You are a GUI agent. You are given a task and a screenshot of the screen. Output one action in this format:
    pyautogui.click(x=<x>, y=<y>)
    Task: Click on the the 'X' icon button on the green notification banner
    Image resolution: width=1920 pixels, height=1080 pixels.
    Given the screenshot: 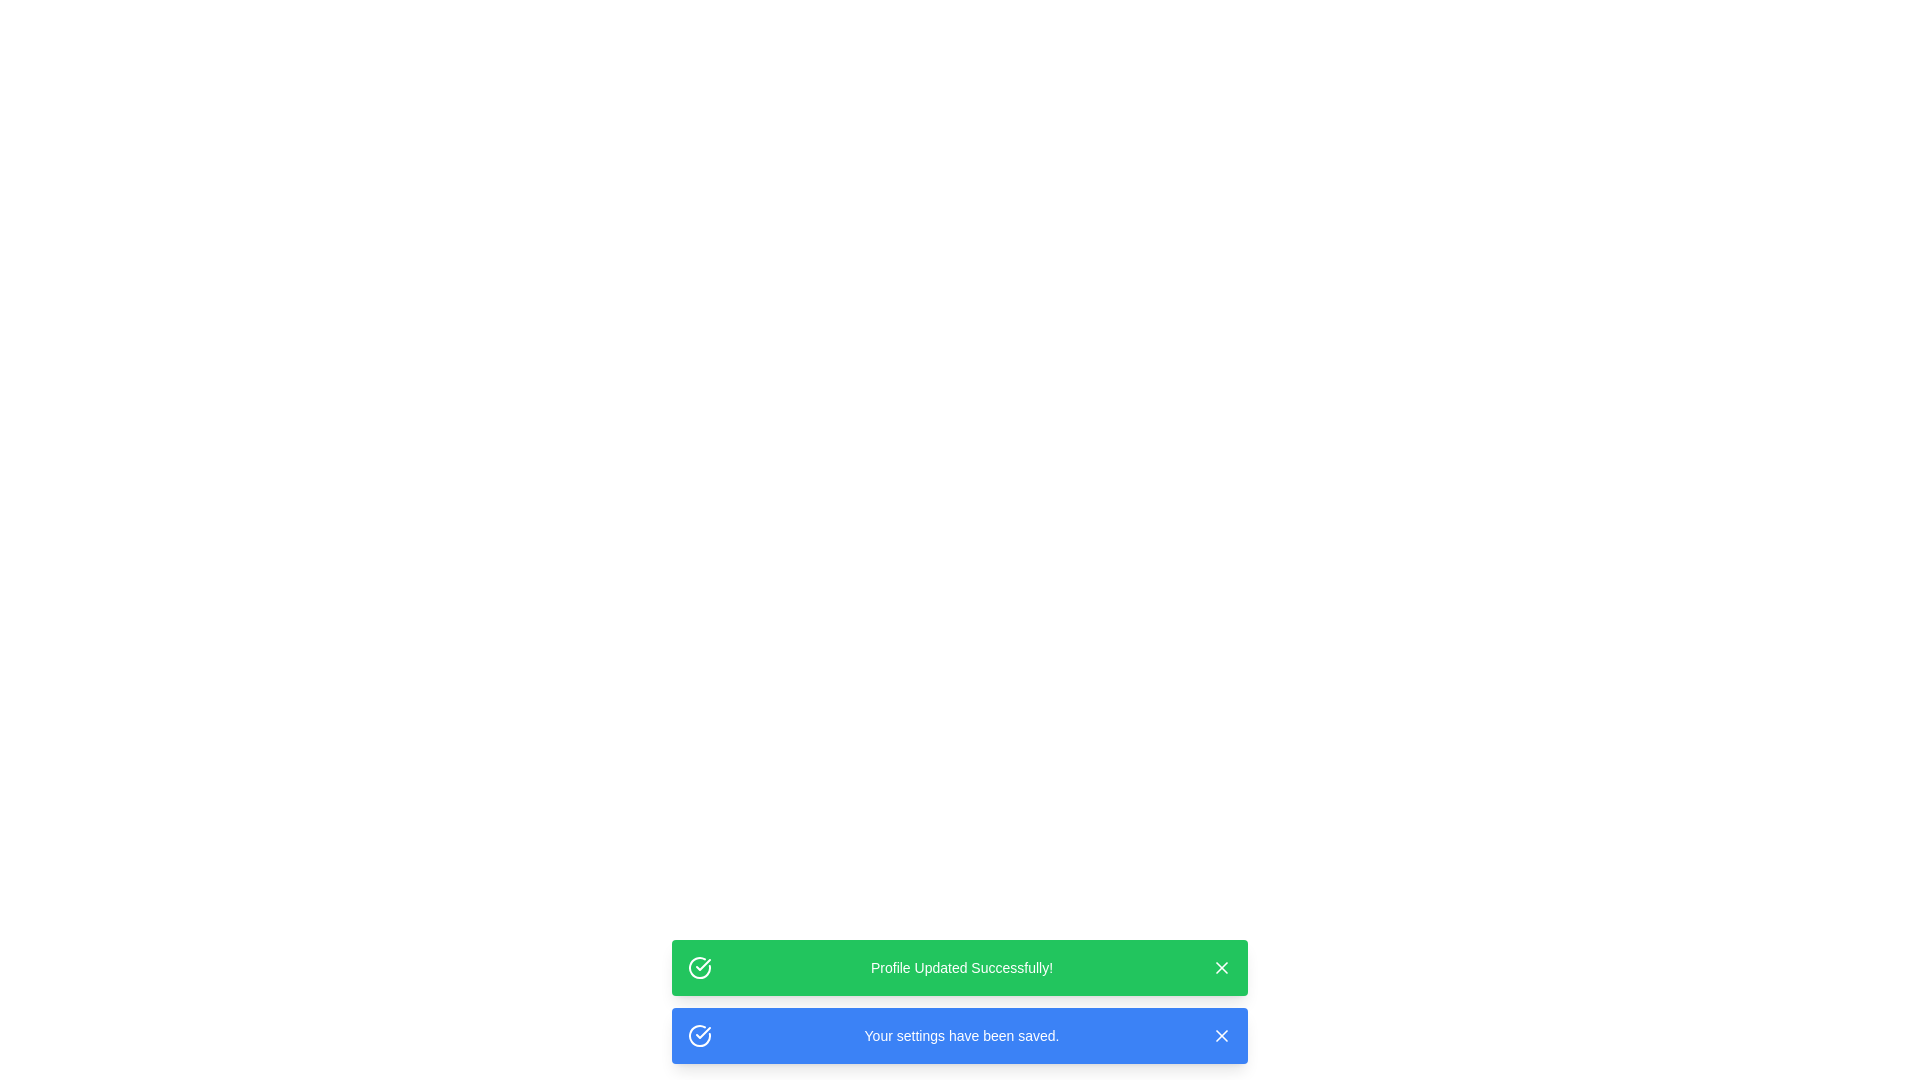 What is the action you would take?
    pyautogui.click(x=1221, y=967)
    